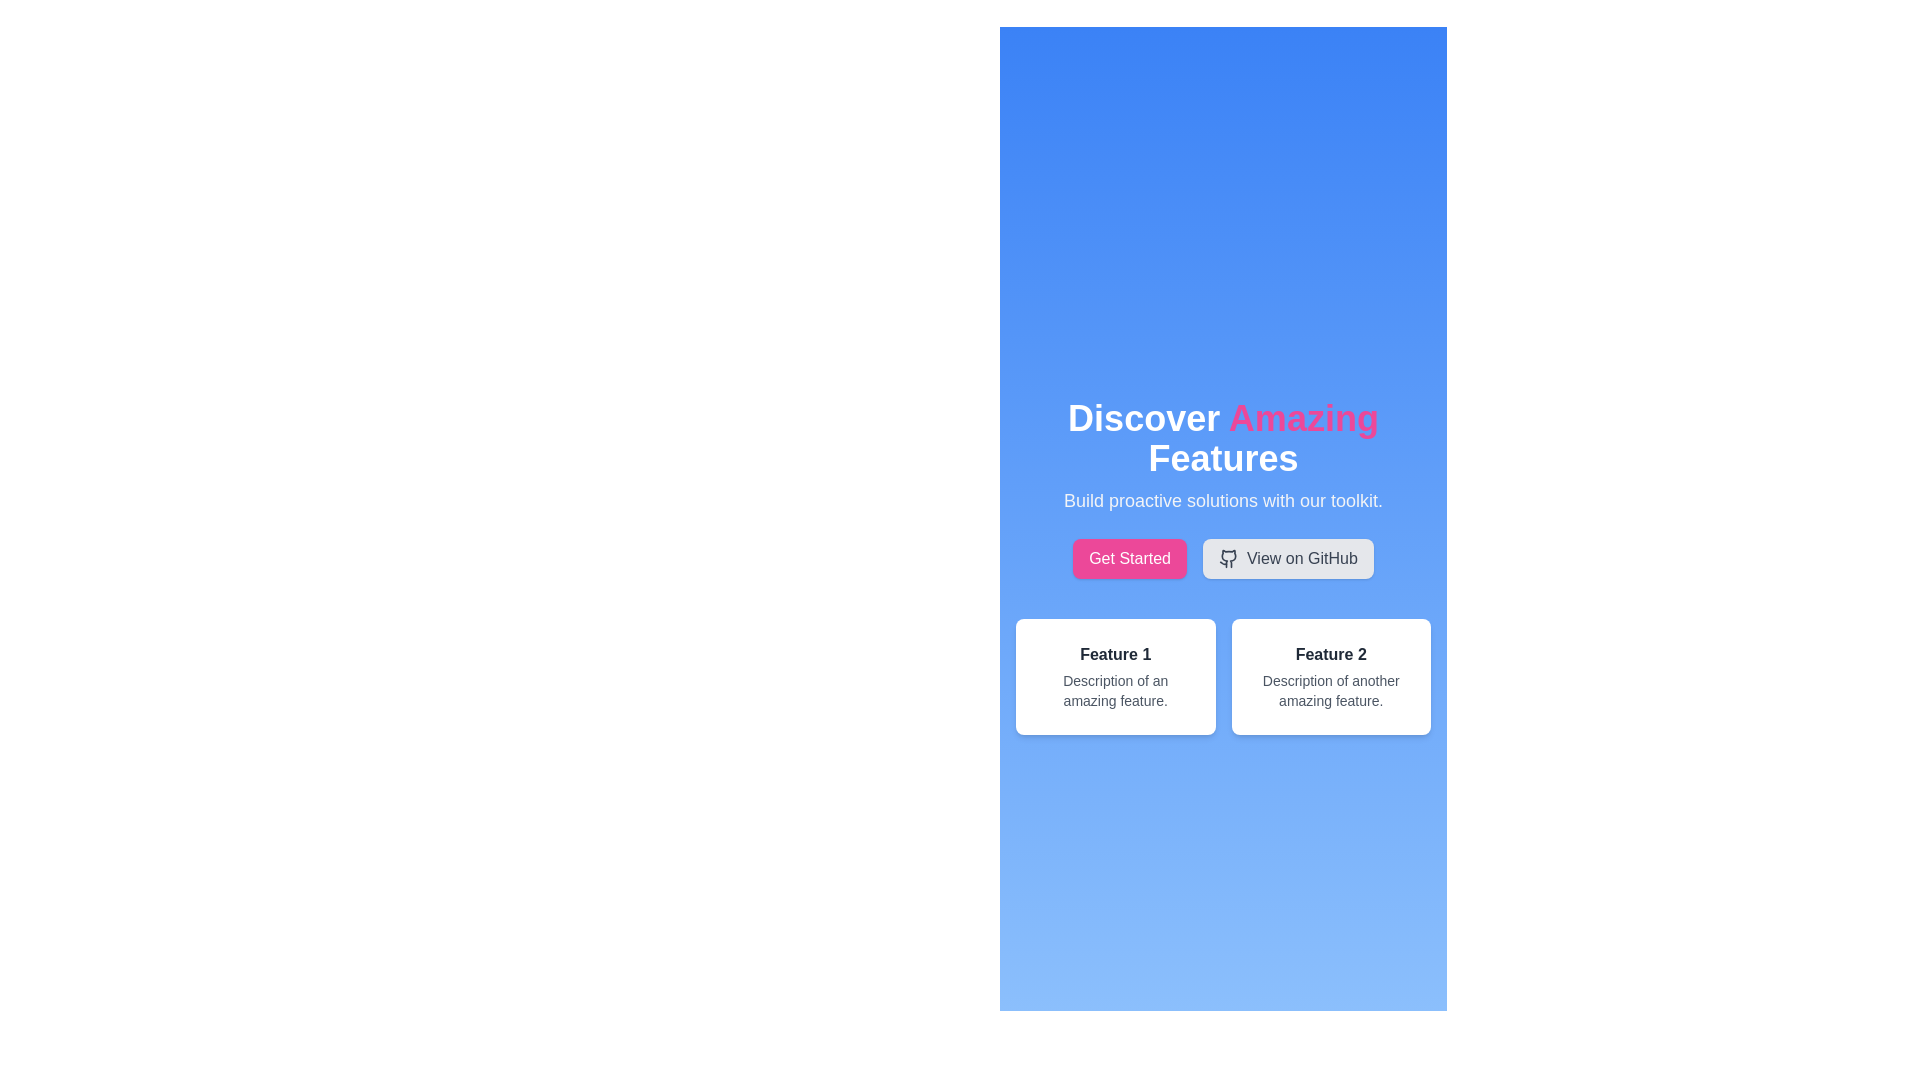  Describe the element at coordinates (1222, 676) in the screenshot. I see `the information card in the grid located at the lower section of the interface, below the 'Get Started' and 'View on GitHub' buttons` at that location.